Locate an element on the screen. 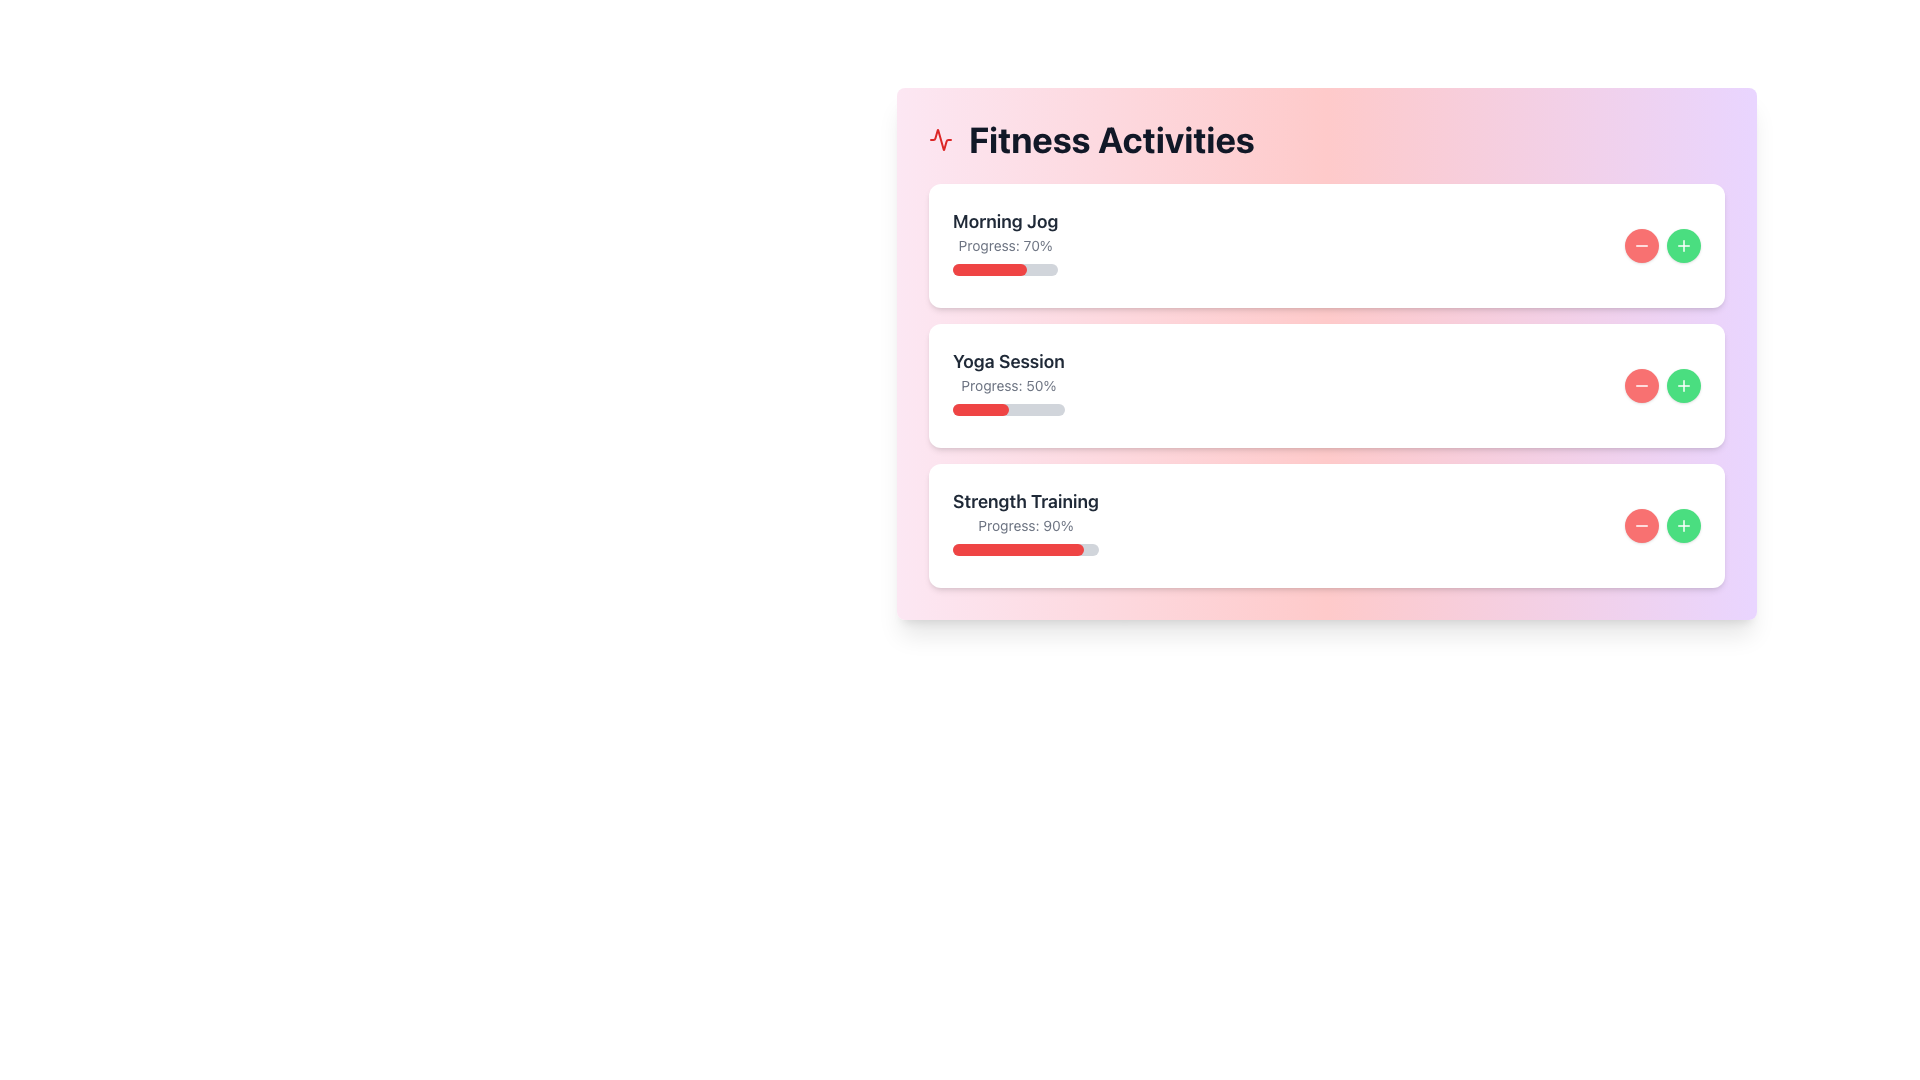  the text label displaying 'Progress: 50%', which is located directly below the 'Yoga Session' title within the middle card of the 'Fitness Activities' section is located at coordinates (1008, 385).